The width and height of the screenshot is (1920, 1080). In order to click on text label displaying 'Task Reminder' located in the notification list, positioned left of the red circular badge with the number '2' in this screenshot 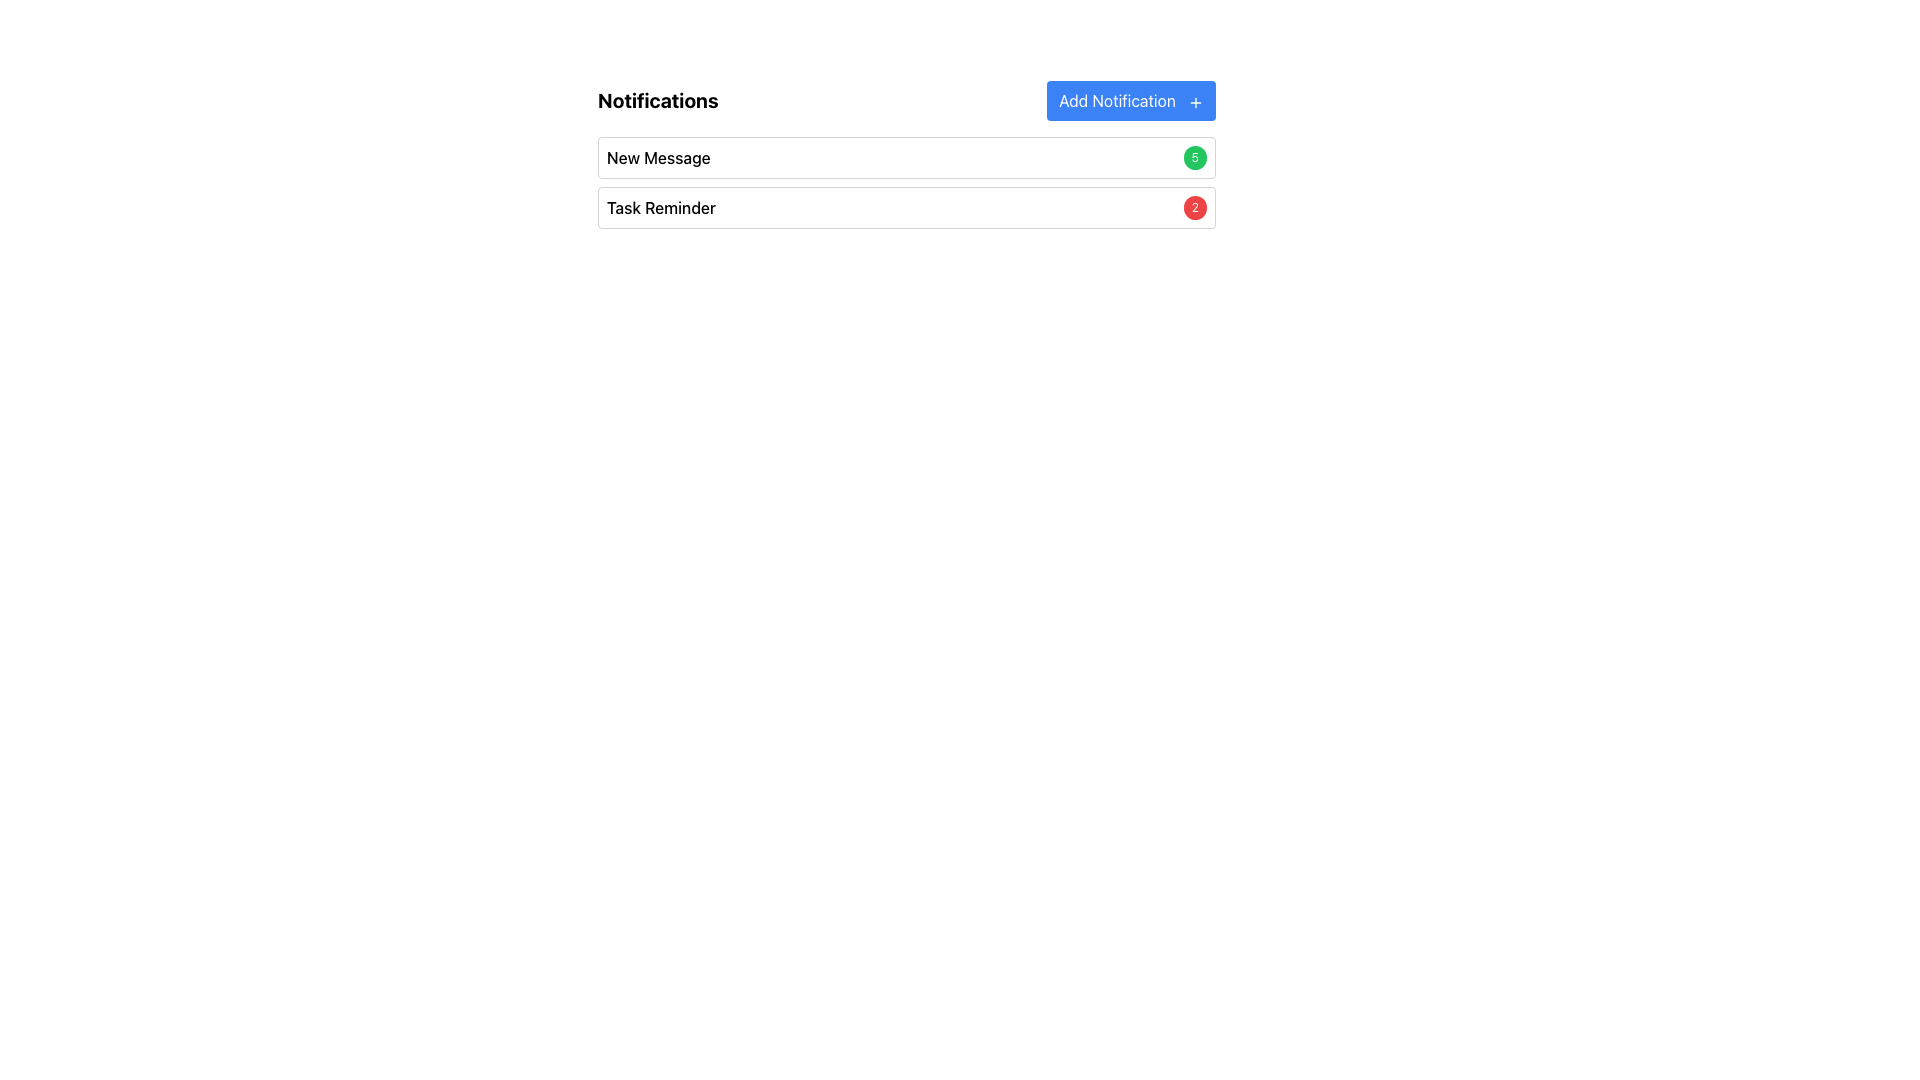, I will do `click(661, 208)`.